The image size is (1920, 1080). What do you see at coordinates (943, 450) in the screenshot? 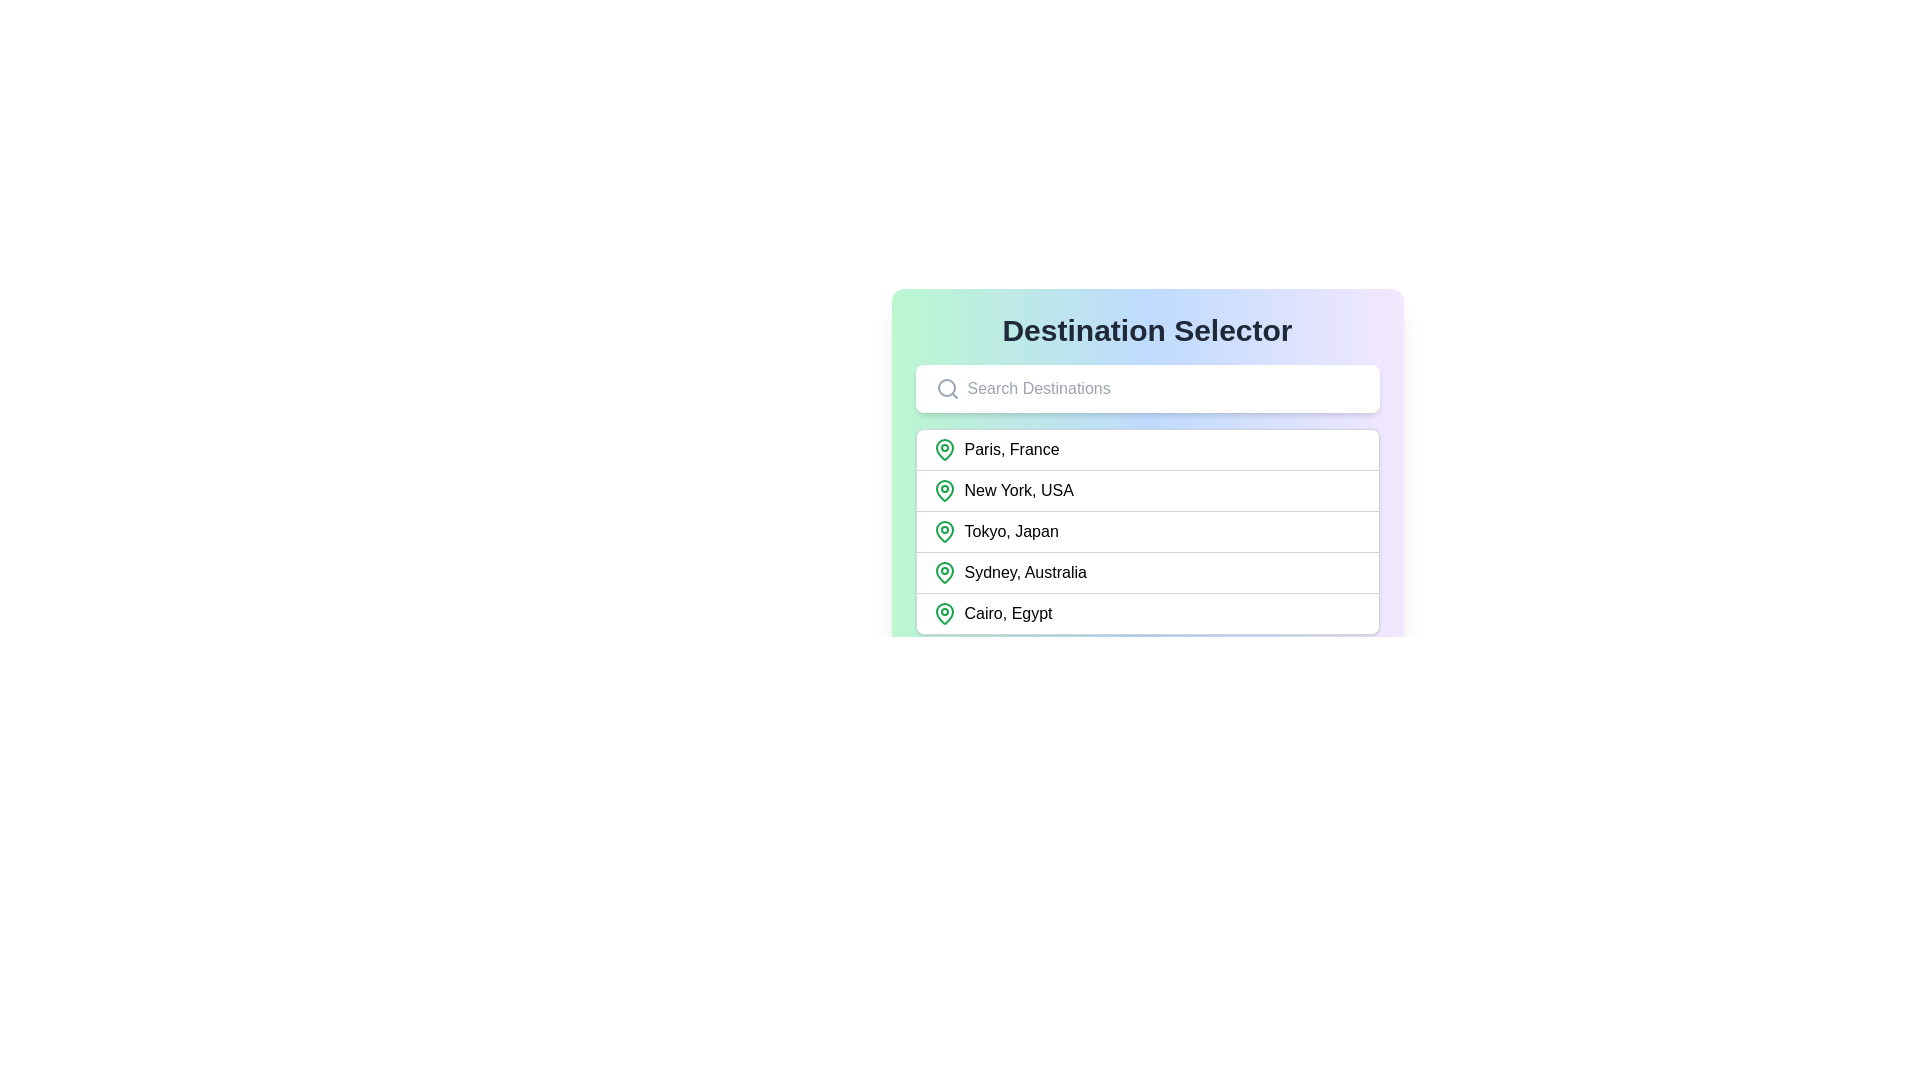
I see `the green outlined map pin icon located next to the text 'Paris, France' in the destination list` at bounding box center [943, 450].